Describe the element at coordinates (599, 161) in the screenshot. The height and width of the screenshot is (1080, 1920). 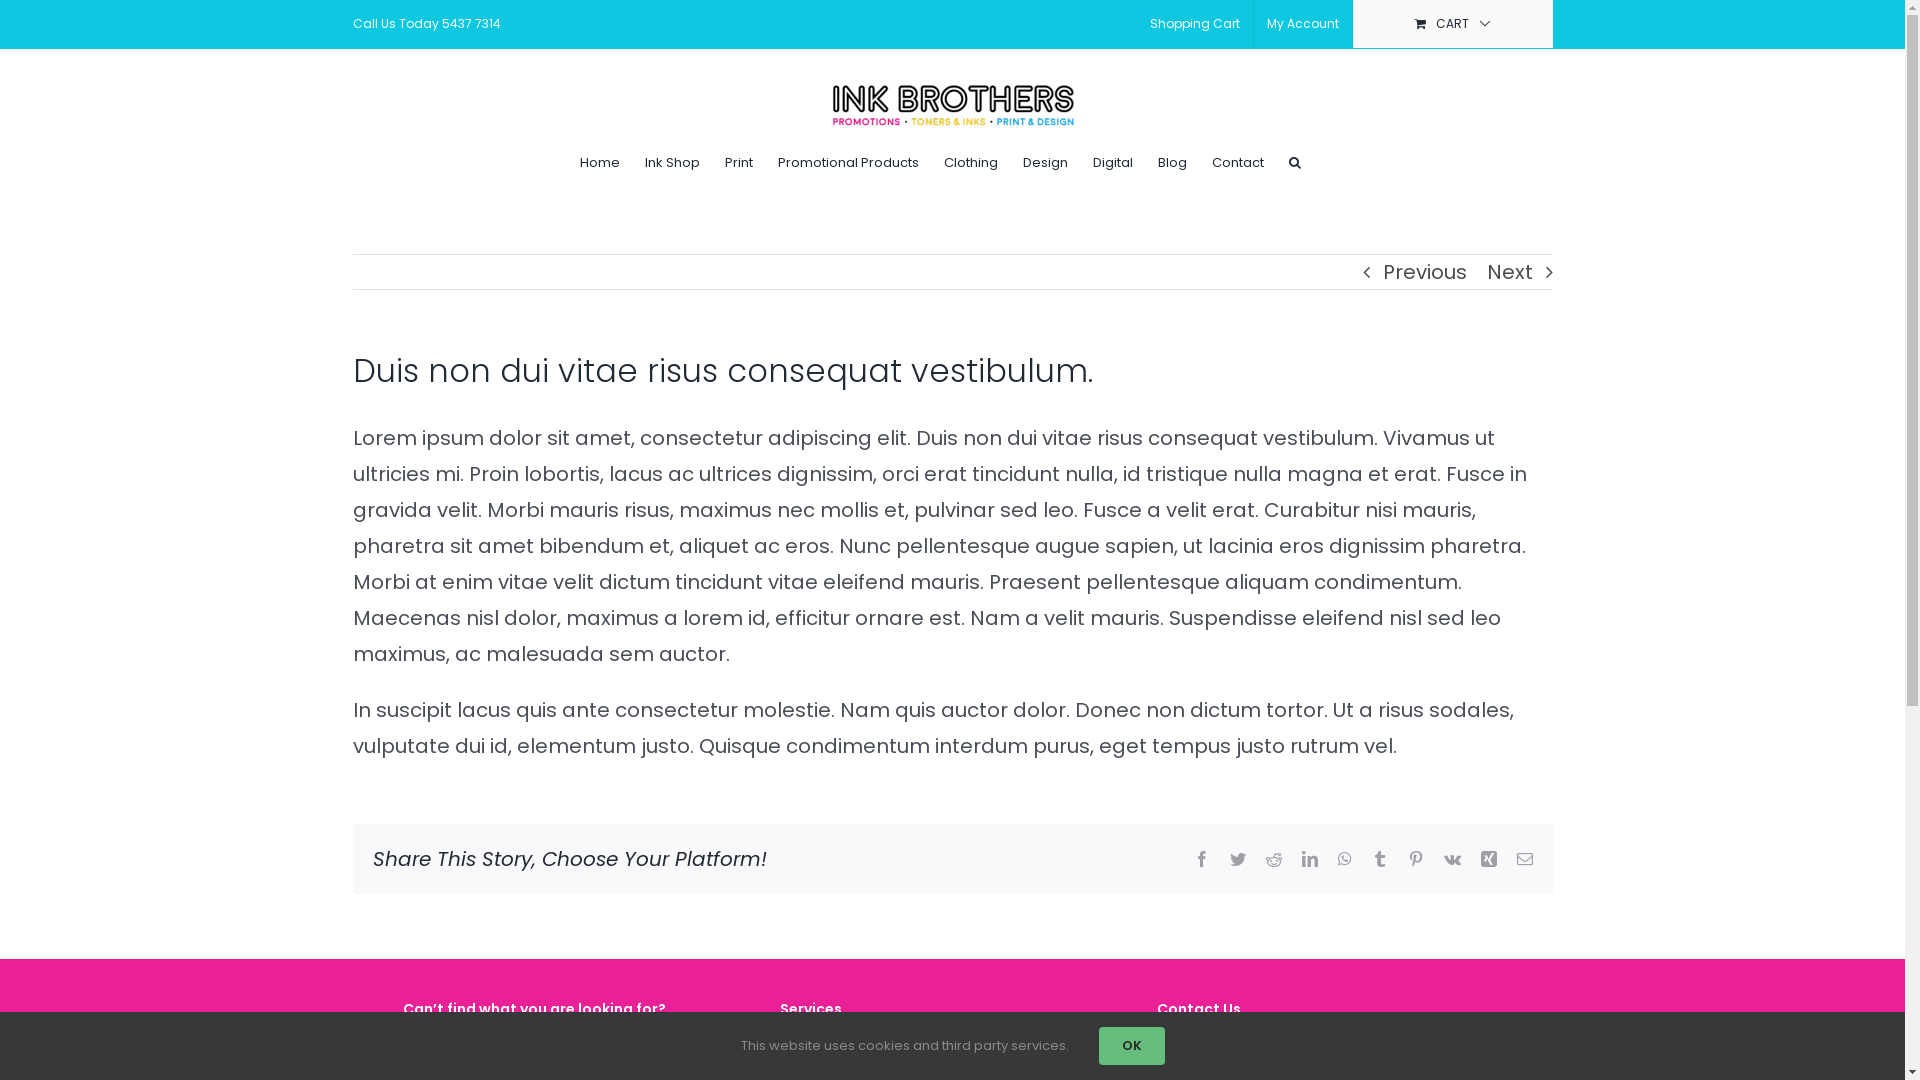
I see `'Home'` at that location.